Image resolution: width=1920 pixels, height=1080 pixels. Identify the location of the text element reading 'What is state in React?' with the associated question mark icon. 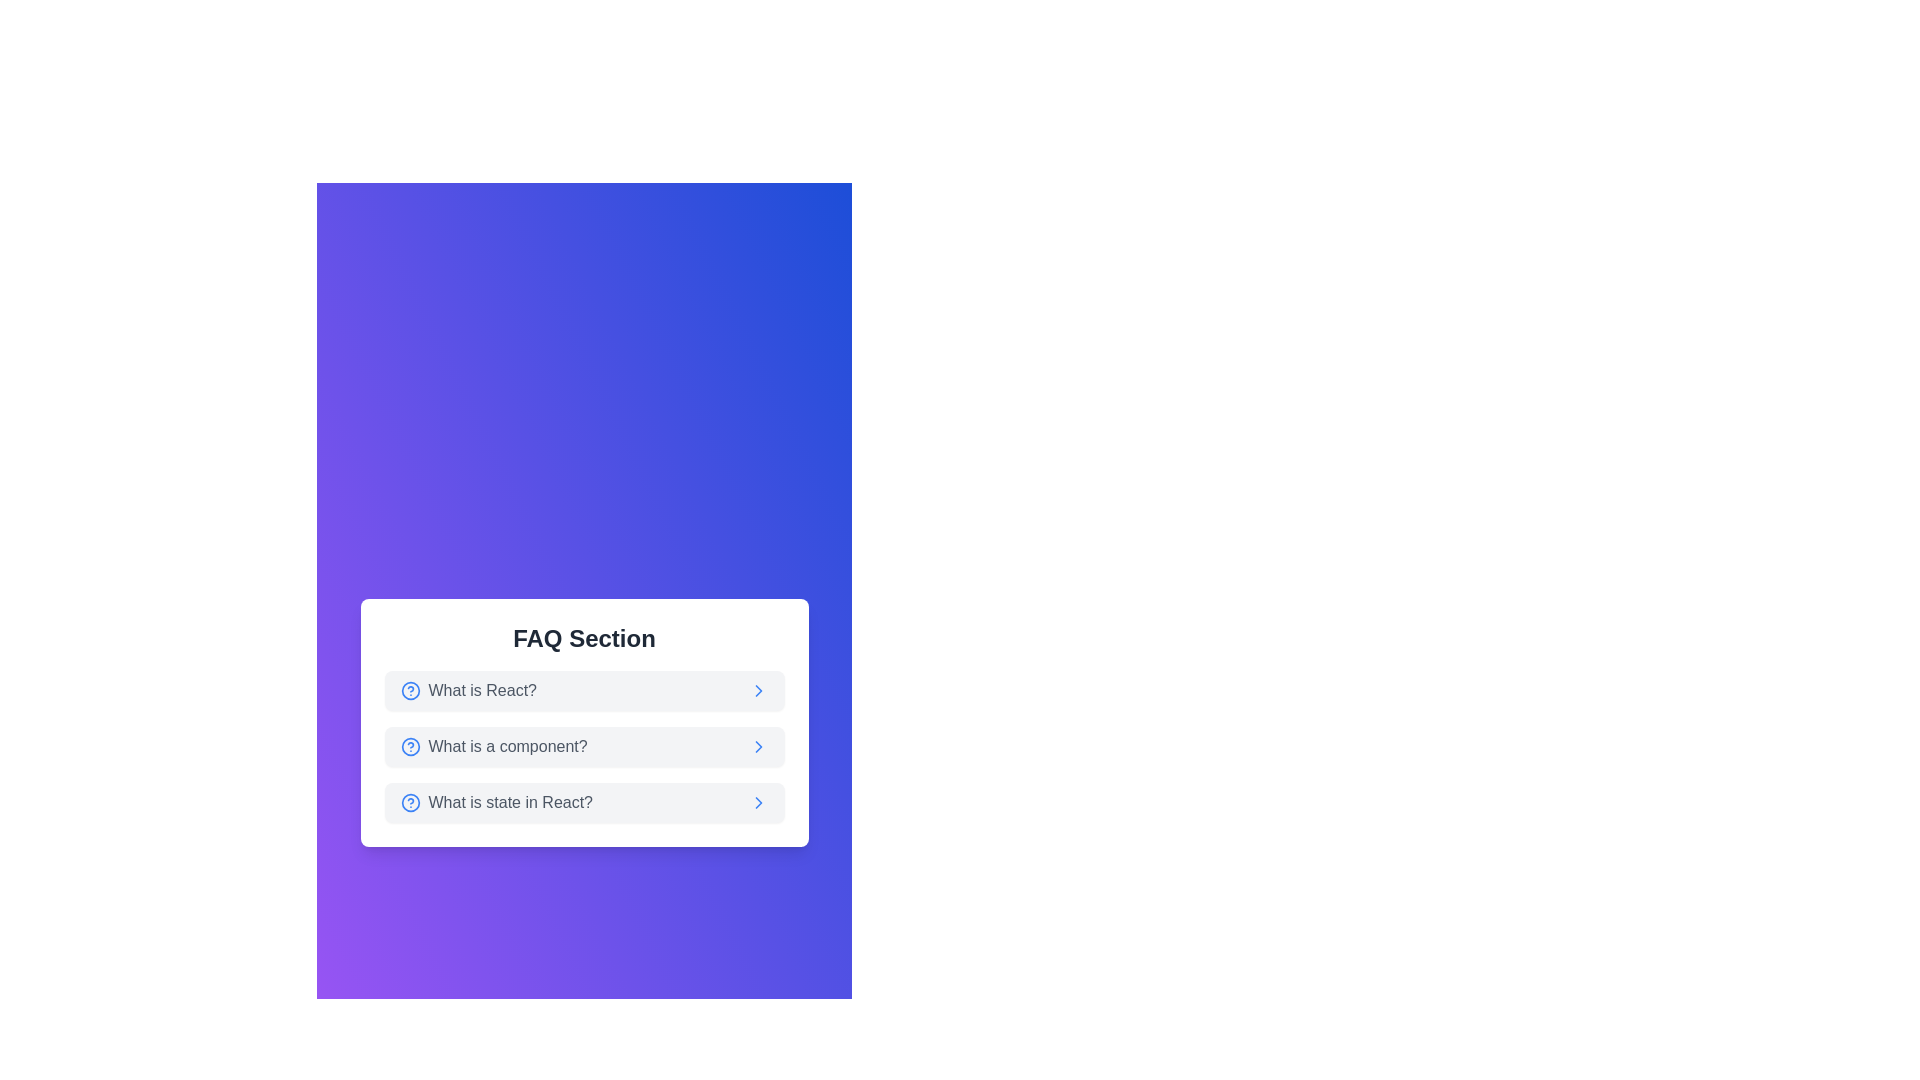
(496, 801).